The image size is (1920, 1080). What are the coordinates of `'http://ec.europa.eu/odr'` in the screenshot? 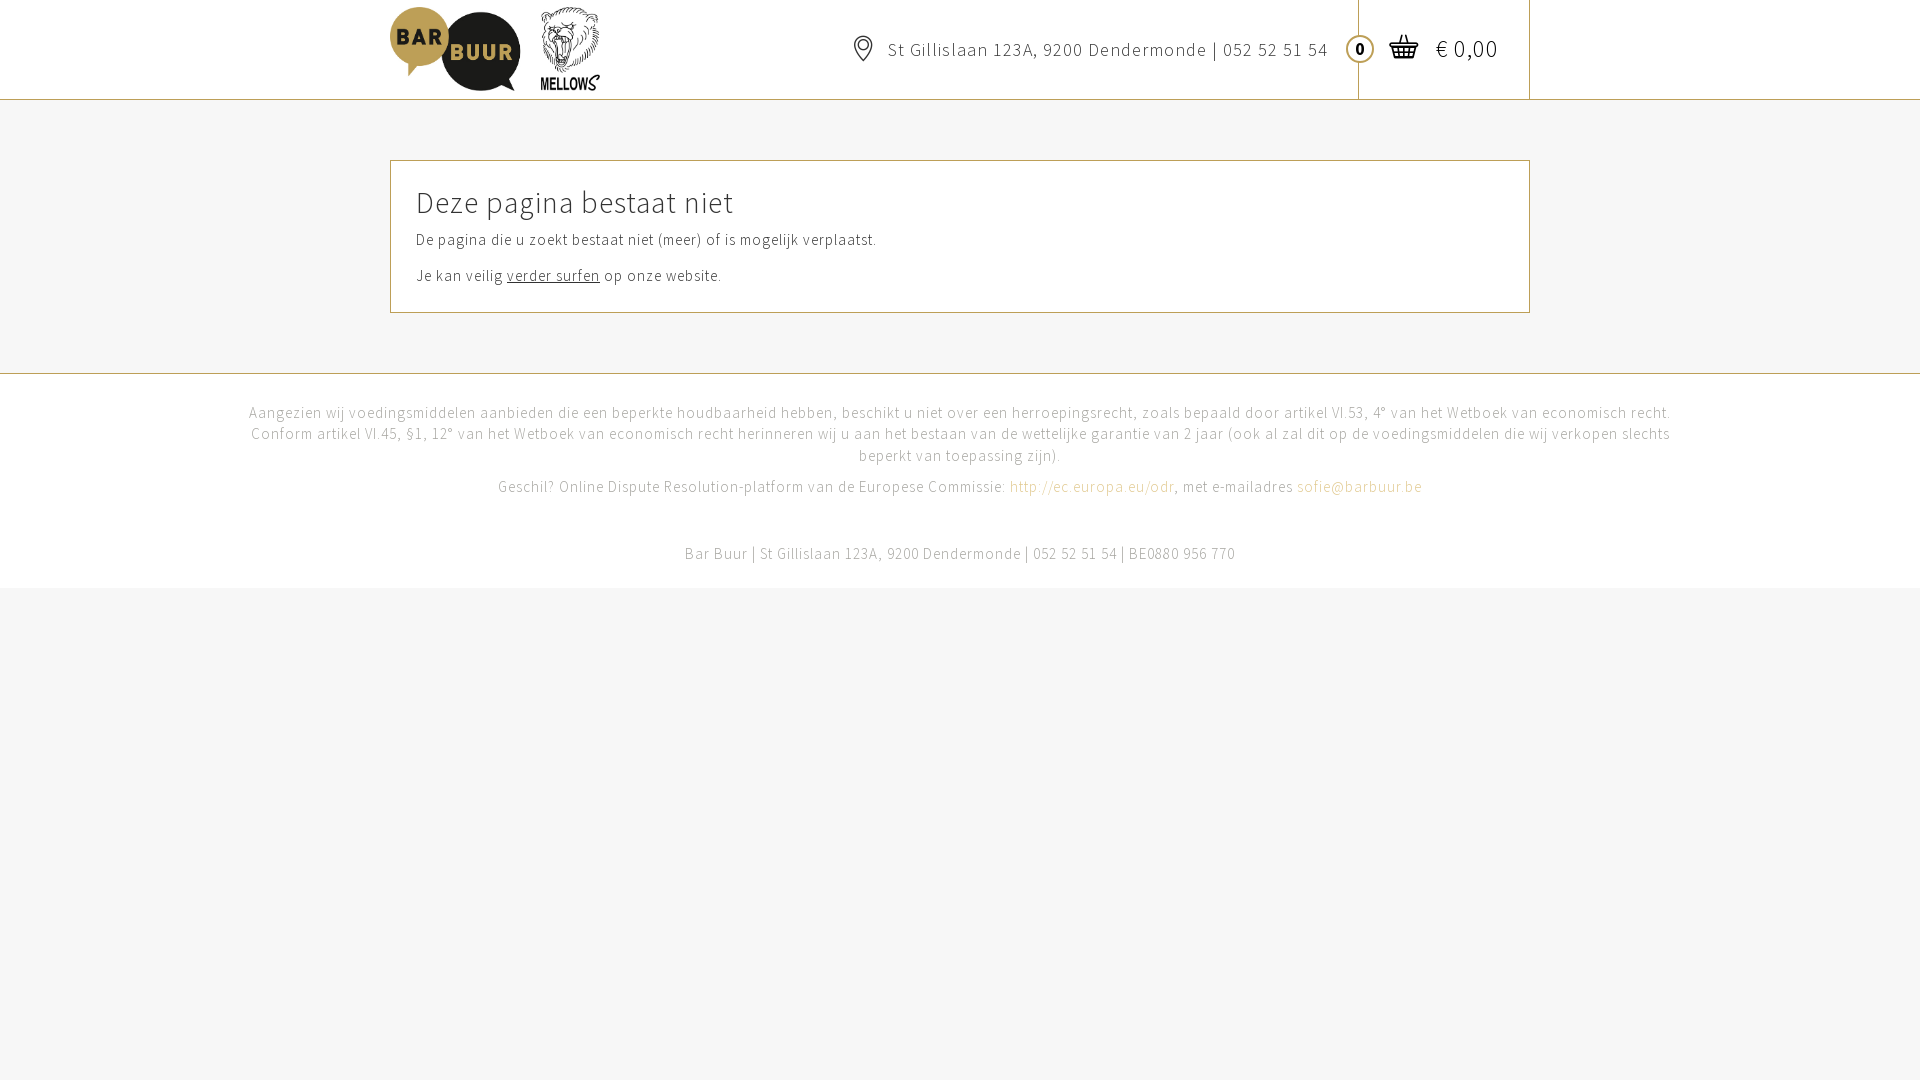 It's located at (1090, 486).